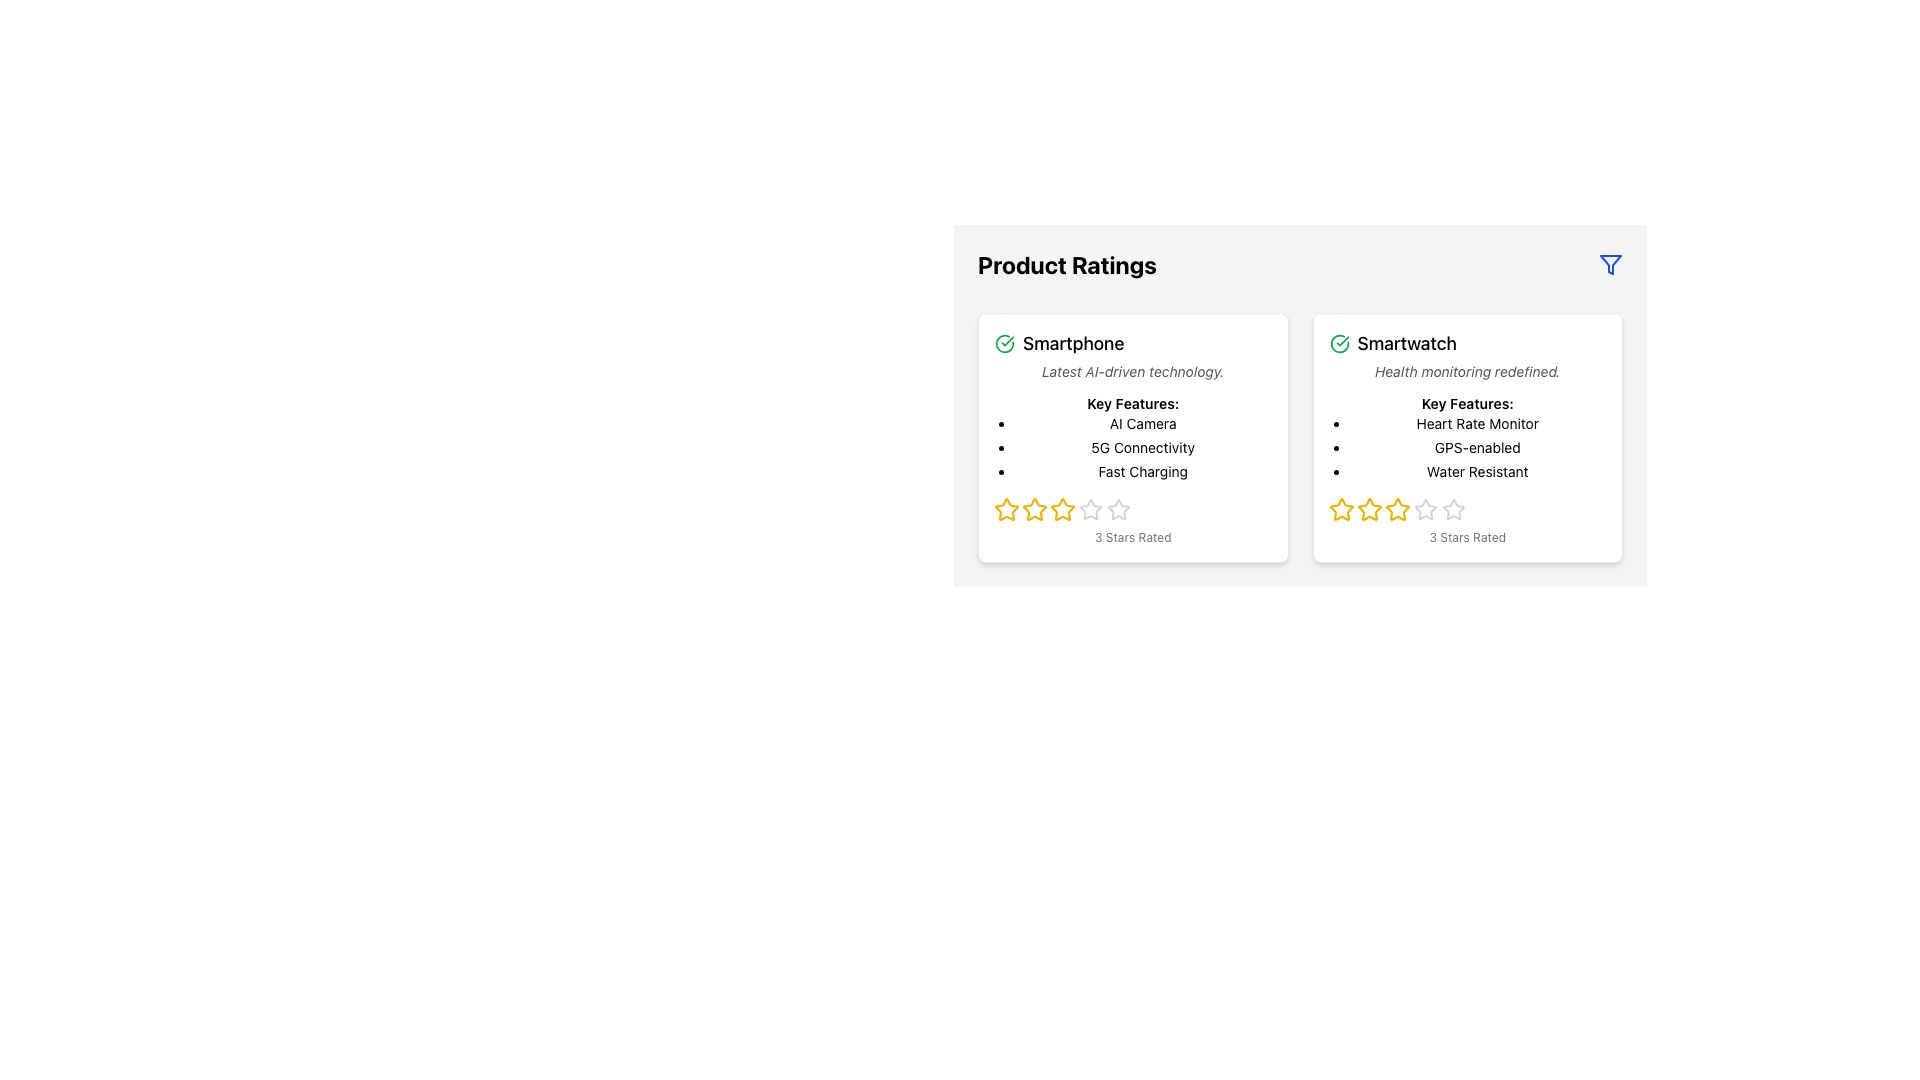 Image resolution: width=1920 pixels, height=1080 pixels. I want to click on the fourth star in the 5-star rating system for the Smartwatch product card to rate it as 4 stars, so click(1396, 508).